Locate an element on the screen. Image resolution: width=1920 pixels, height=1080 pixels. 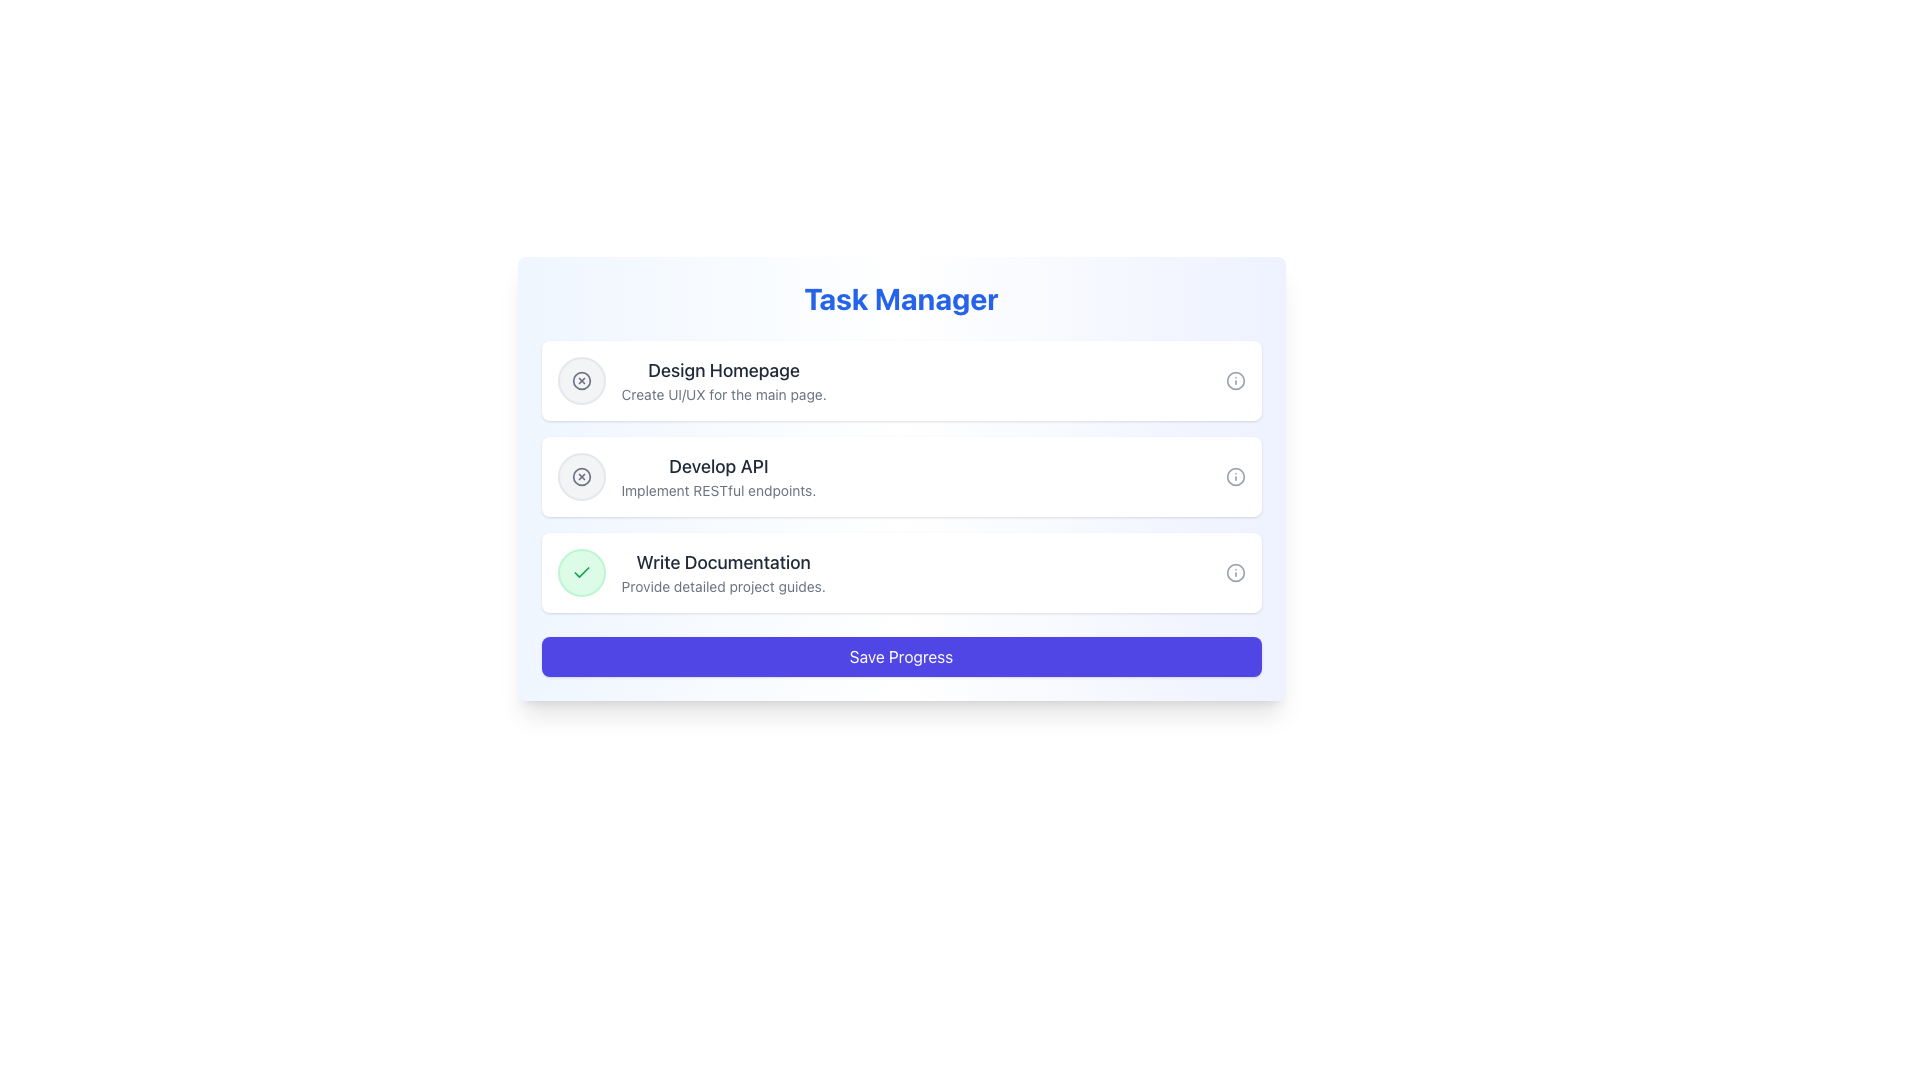
the descriptive text label that provides additional details about the task 'Develop API', specifically the description 'Implement RESTful endpoints.' is located at coordinates (718, 490).